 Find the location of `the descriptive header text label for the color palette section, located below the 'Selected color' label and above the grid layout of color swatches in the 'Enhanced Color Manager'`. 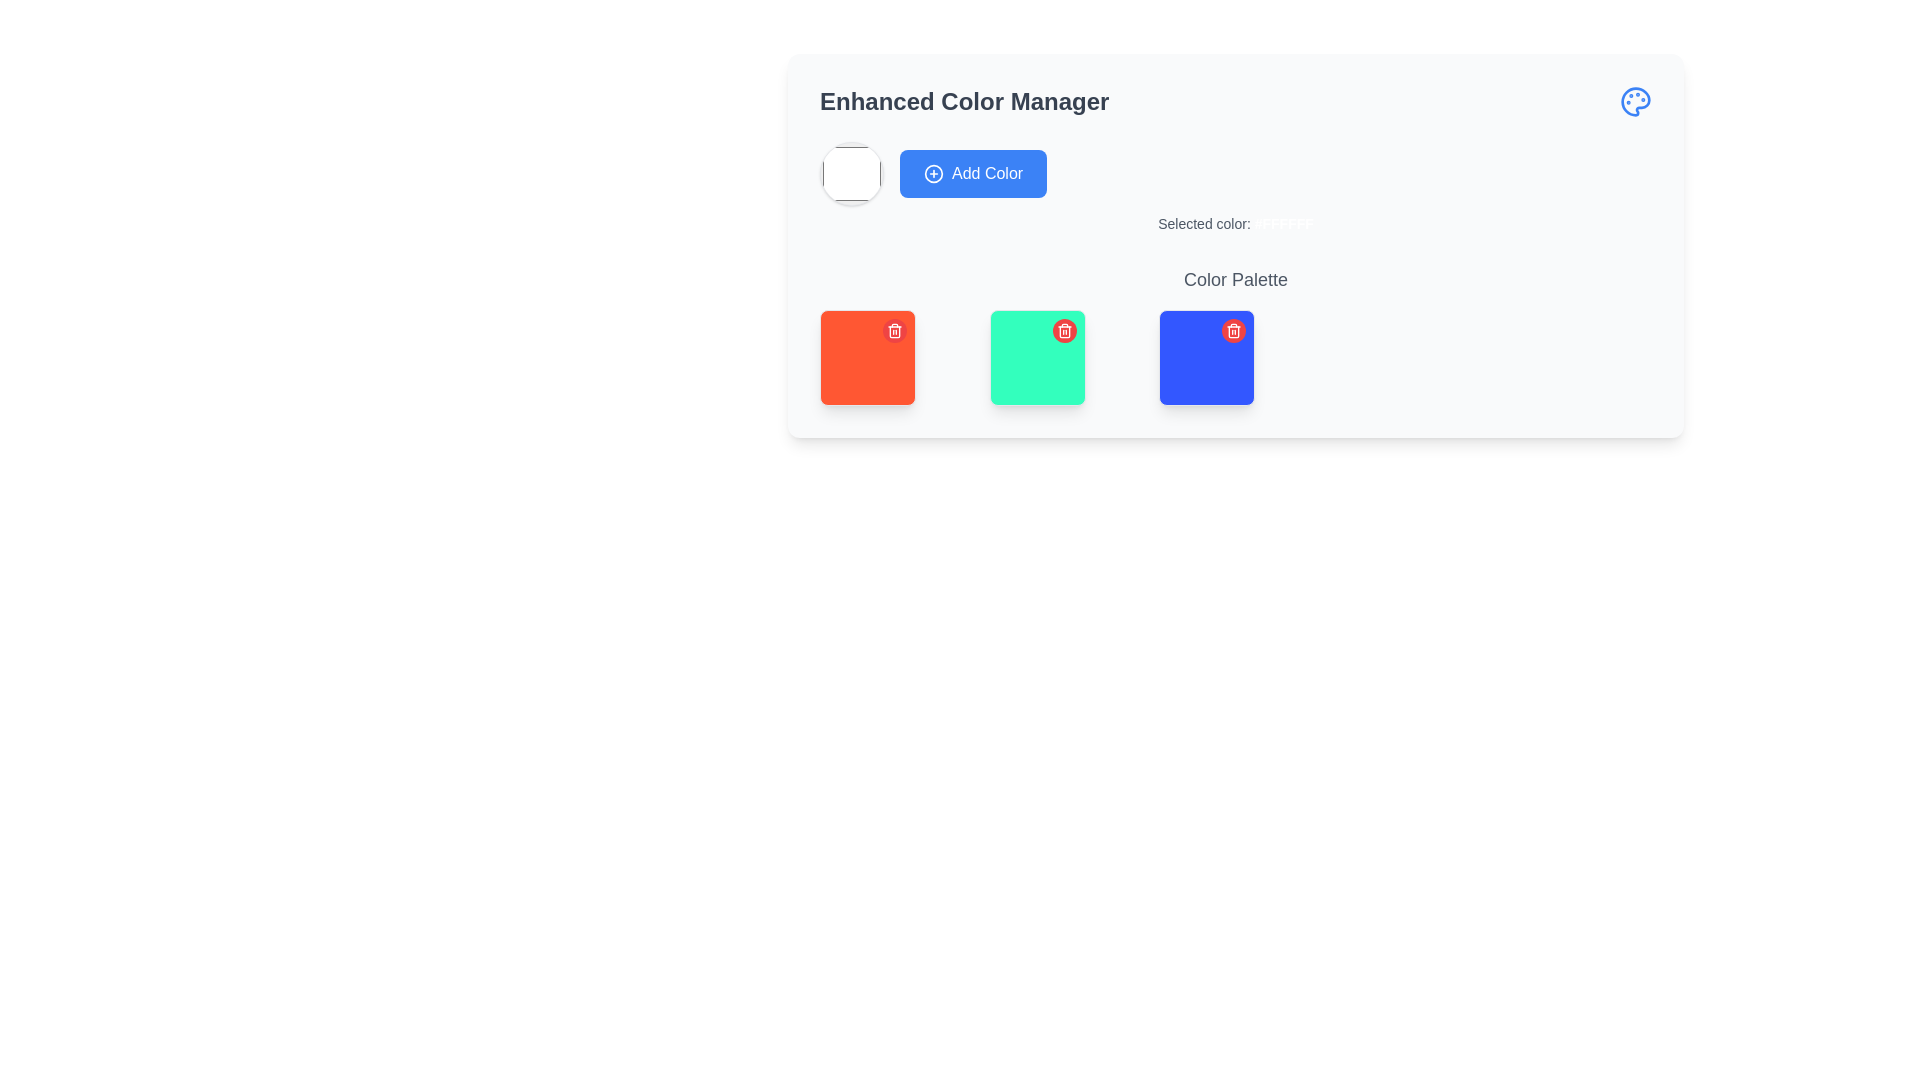

the descriptive header text label for the color palette section, located below the 'Selected color' label and above the grid layout of color swatches in the 'Enhanced Color Manager' is located at coordinates (1235, 334).